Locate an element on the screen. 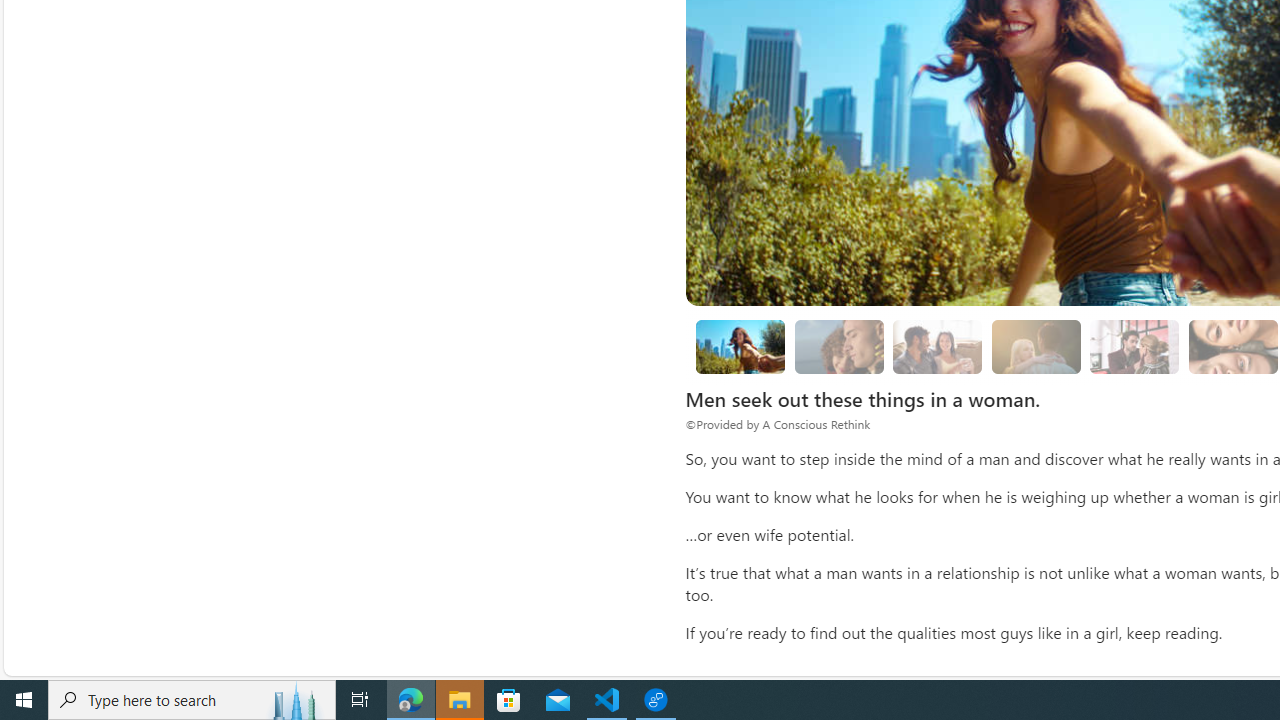  'Class: progress' is located at coordinates (1134, 342).